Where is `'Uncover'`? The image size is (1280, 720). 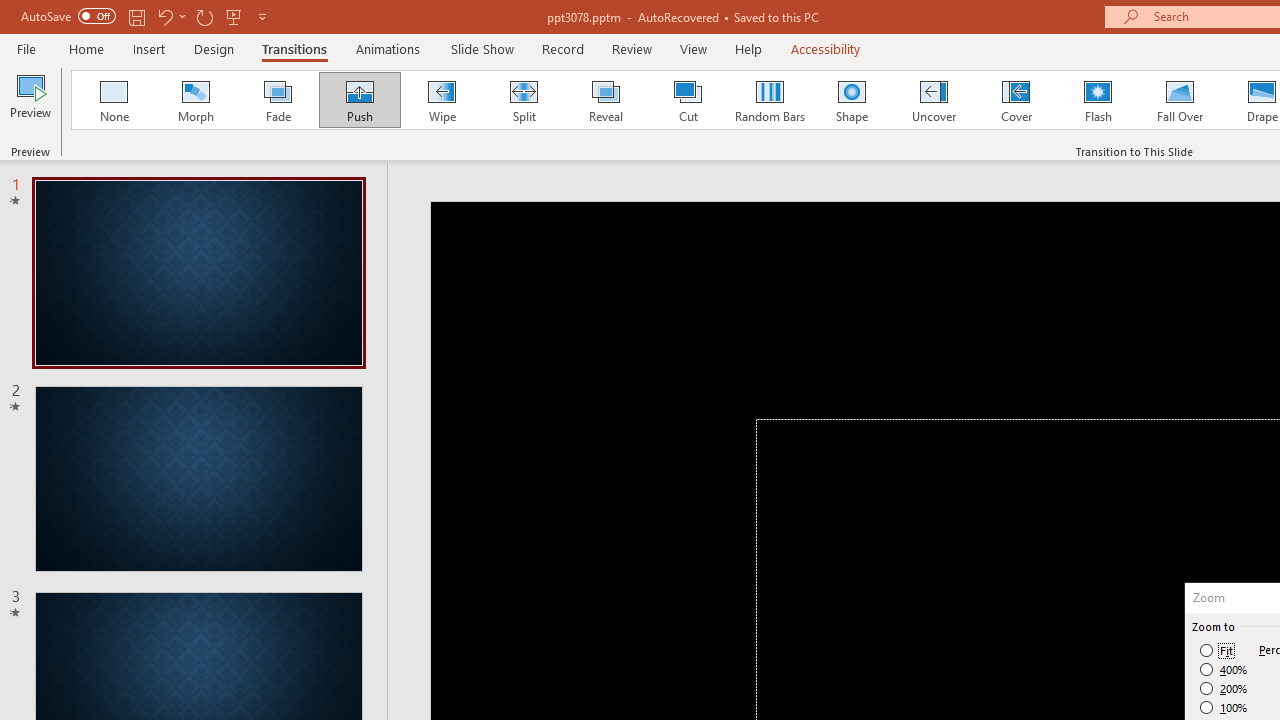 'Uncover' is located at coordinates (933, 100).